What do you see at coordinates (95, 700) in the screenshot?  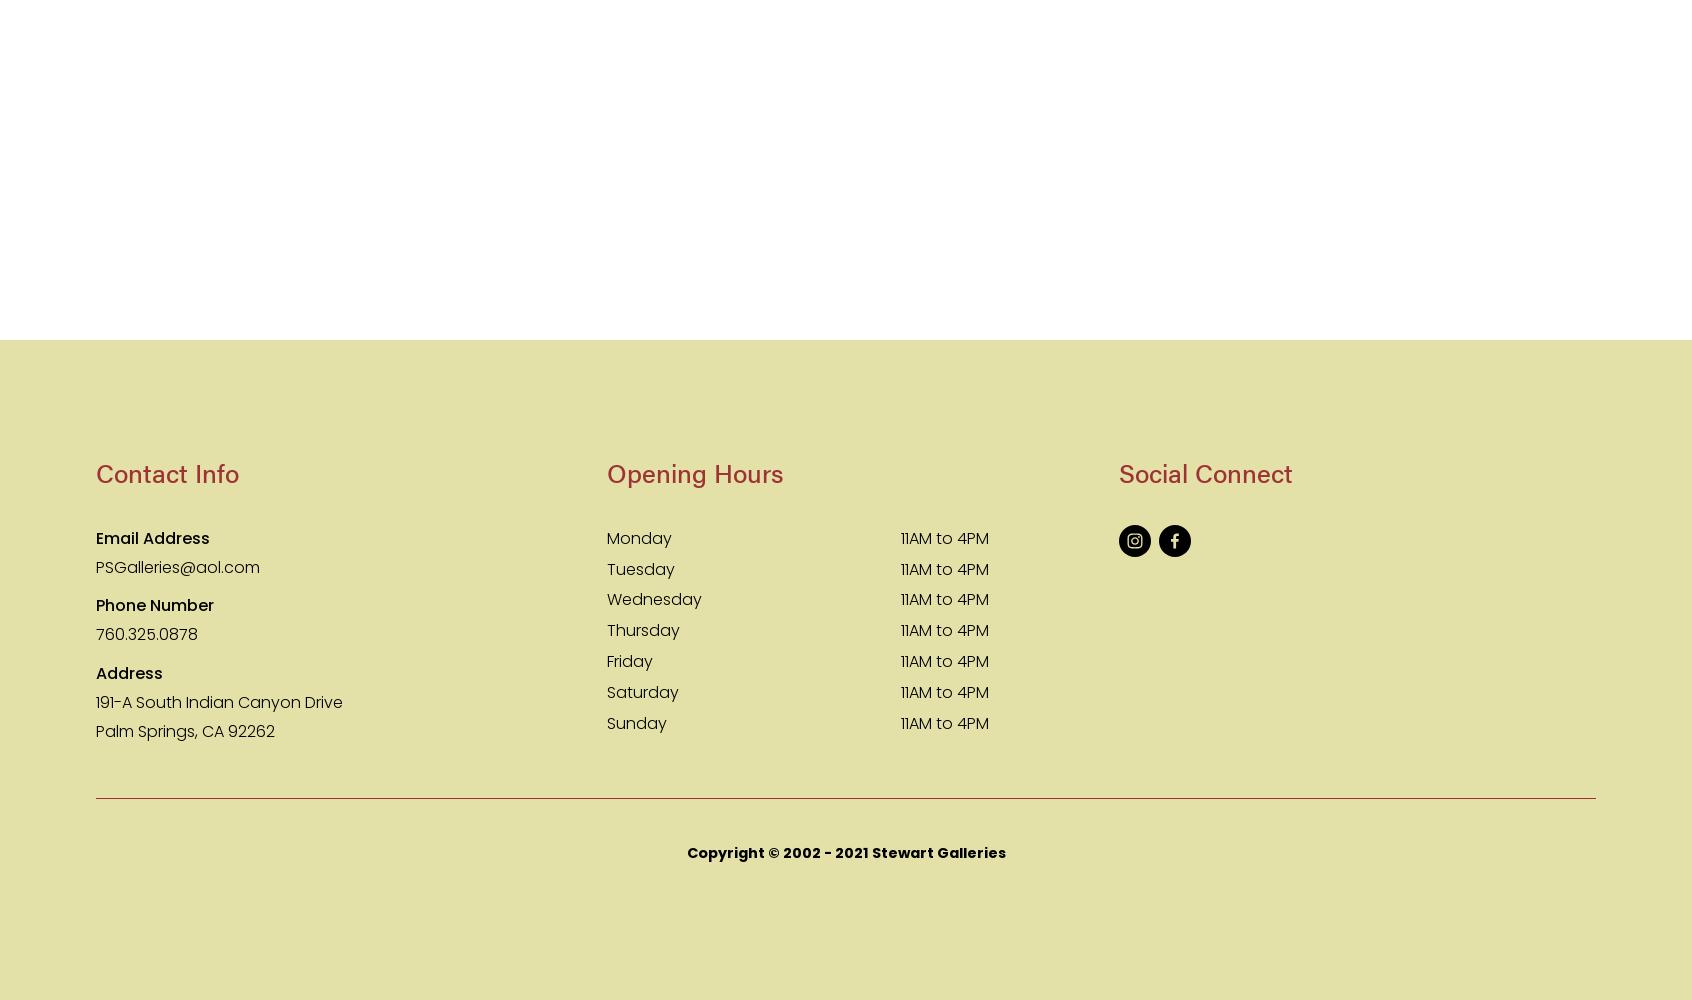 I see `'191-A South Indian Canyon Drive'` at bounding box center [95, 700].